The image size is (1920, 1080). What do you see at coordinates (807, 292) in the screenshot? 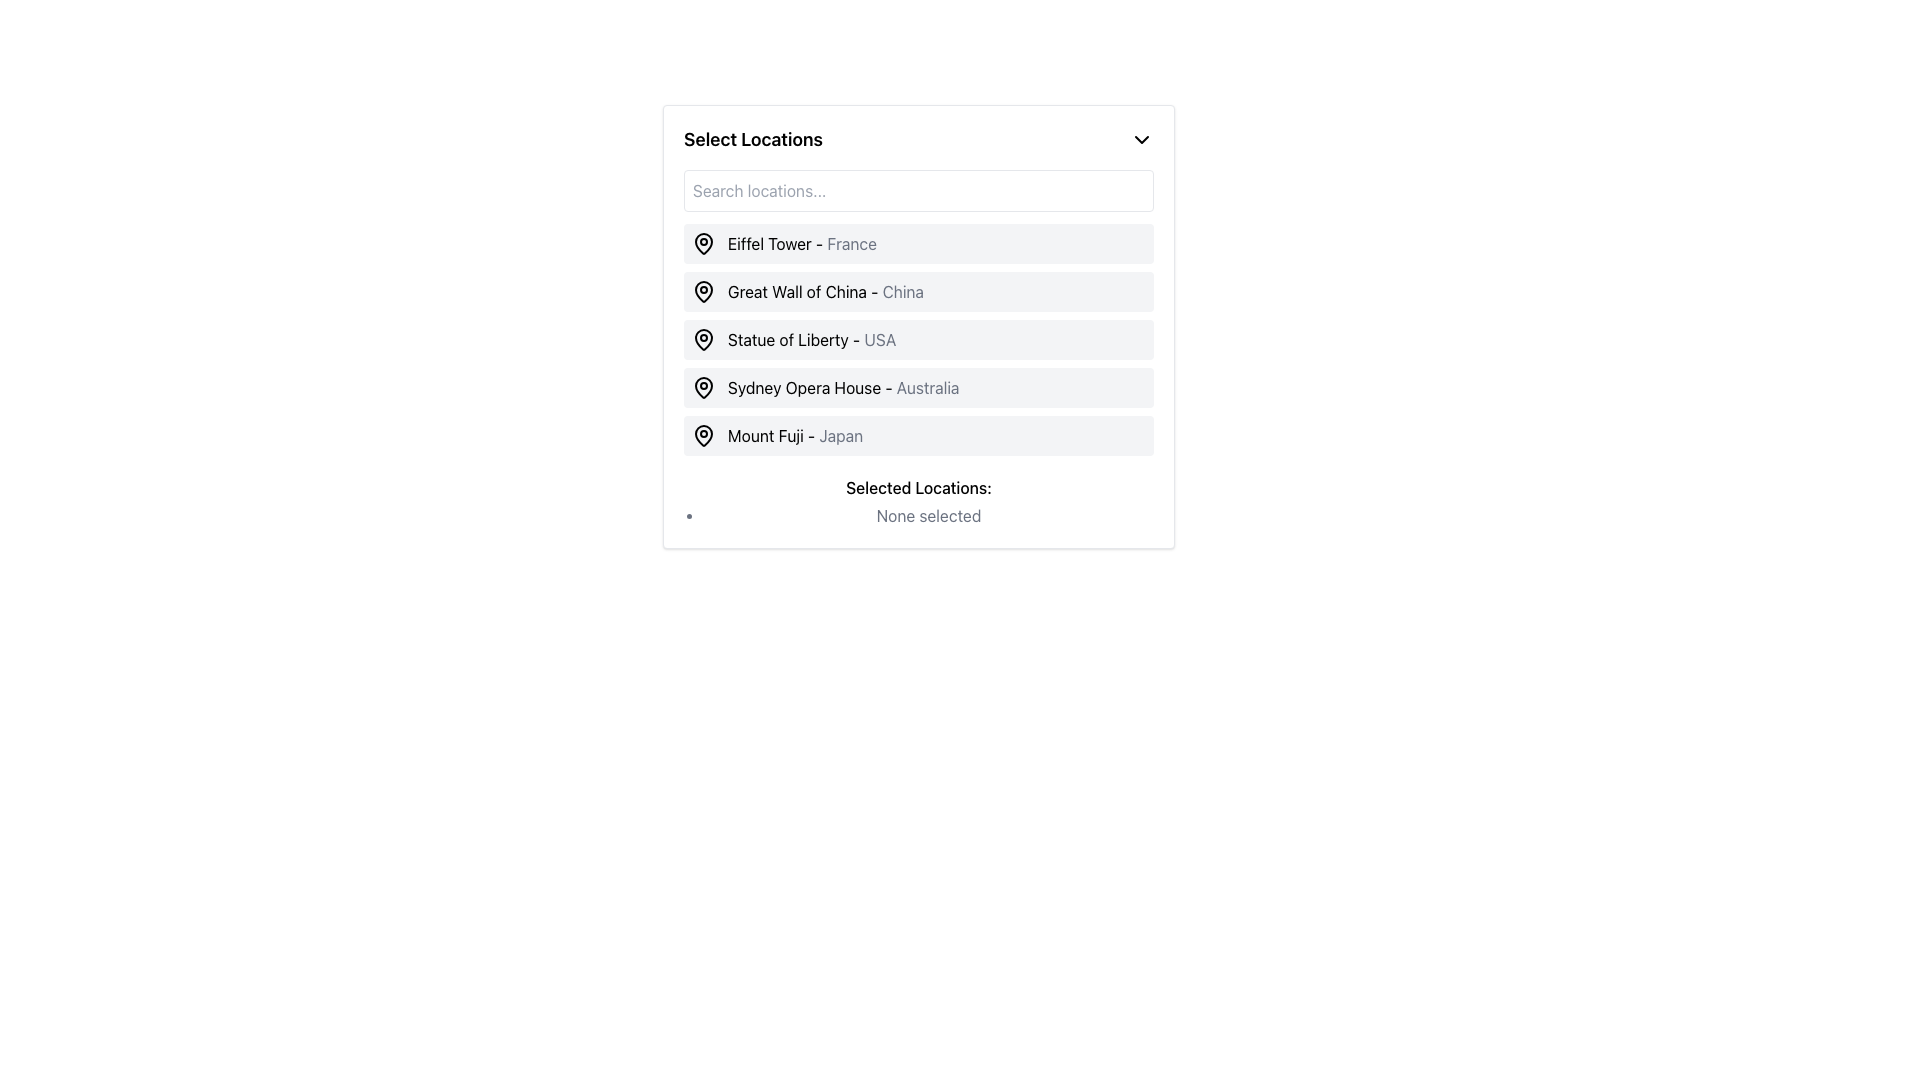
I see `the second selectable option in the 'Select Locations' dropdown that displays 'Great Wall of China - China' with an icon on its left` at bounding box center [807, 292].